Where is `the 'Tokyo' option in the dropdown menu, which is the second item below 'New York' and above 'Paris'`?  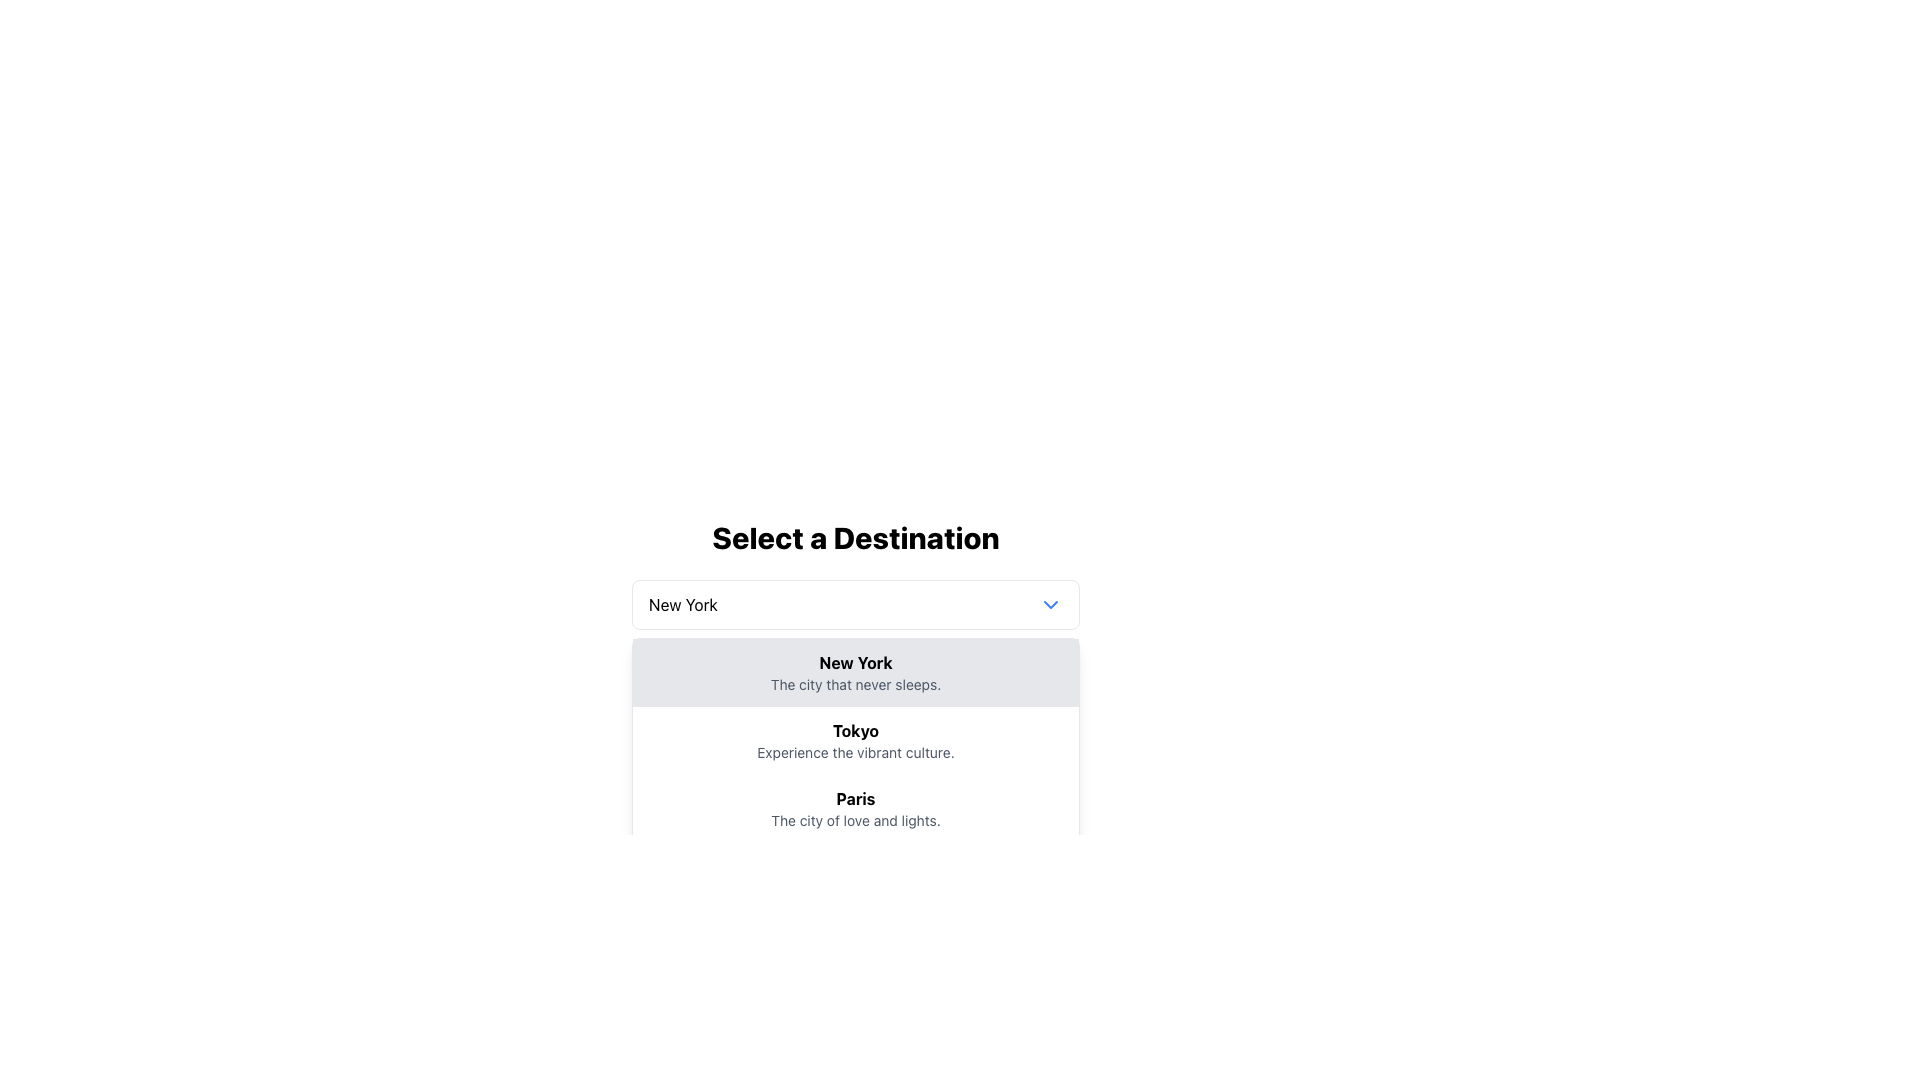
the 'Tokyo' option in the dropdown menu, which is the second item below 'New York' and above 'Paris' is located at coordinates (855, 740).